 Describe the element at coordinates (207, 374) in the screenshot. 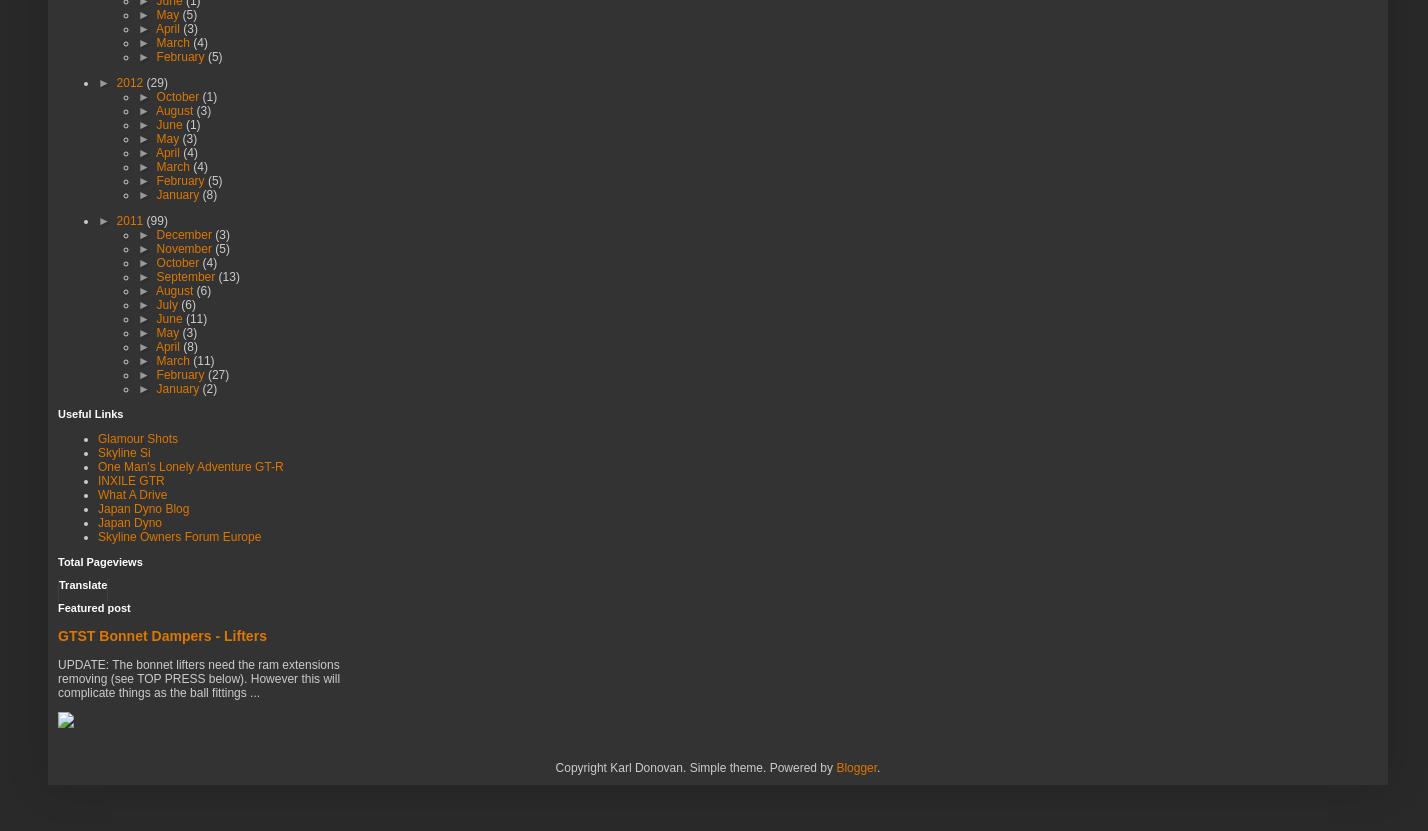

I see `'(27)'` at that location.